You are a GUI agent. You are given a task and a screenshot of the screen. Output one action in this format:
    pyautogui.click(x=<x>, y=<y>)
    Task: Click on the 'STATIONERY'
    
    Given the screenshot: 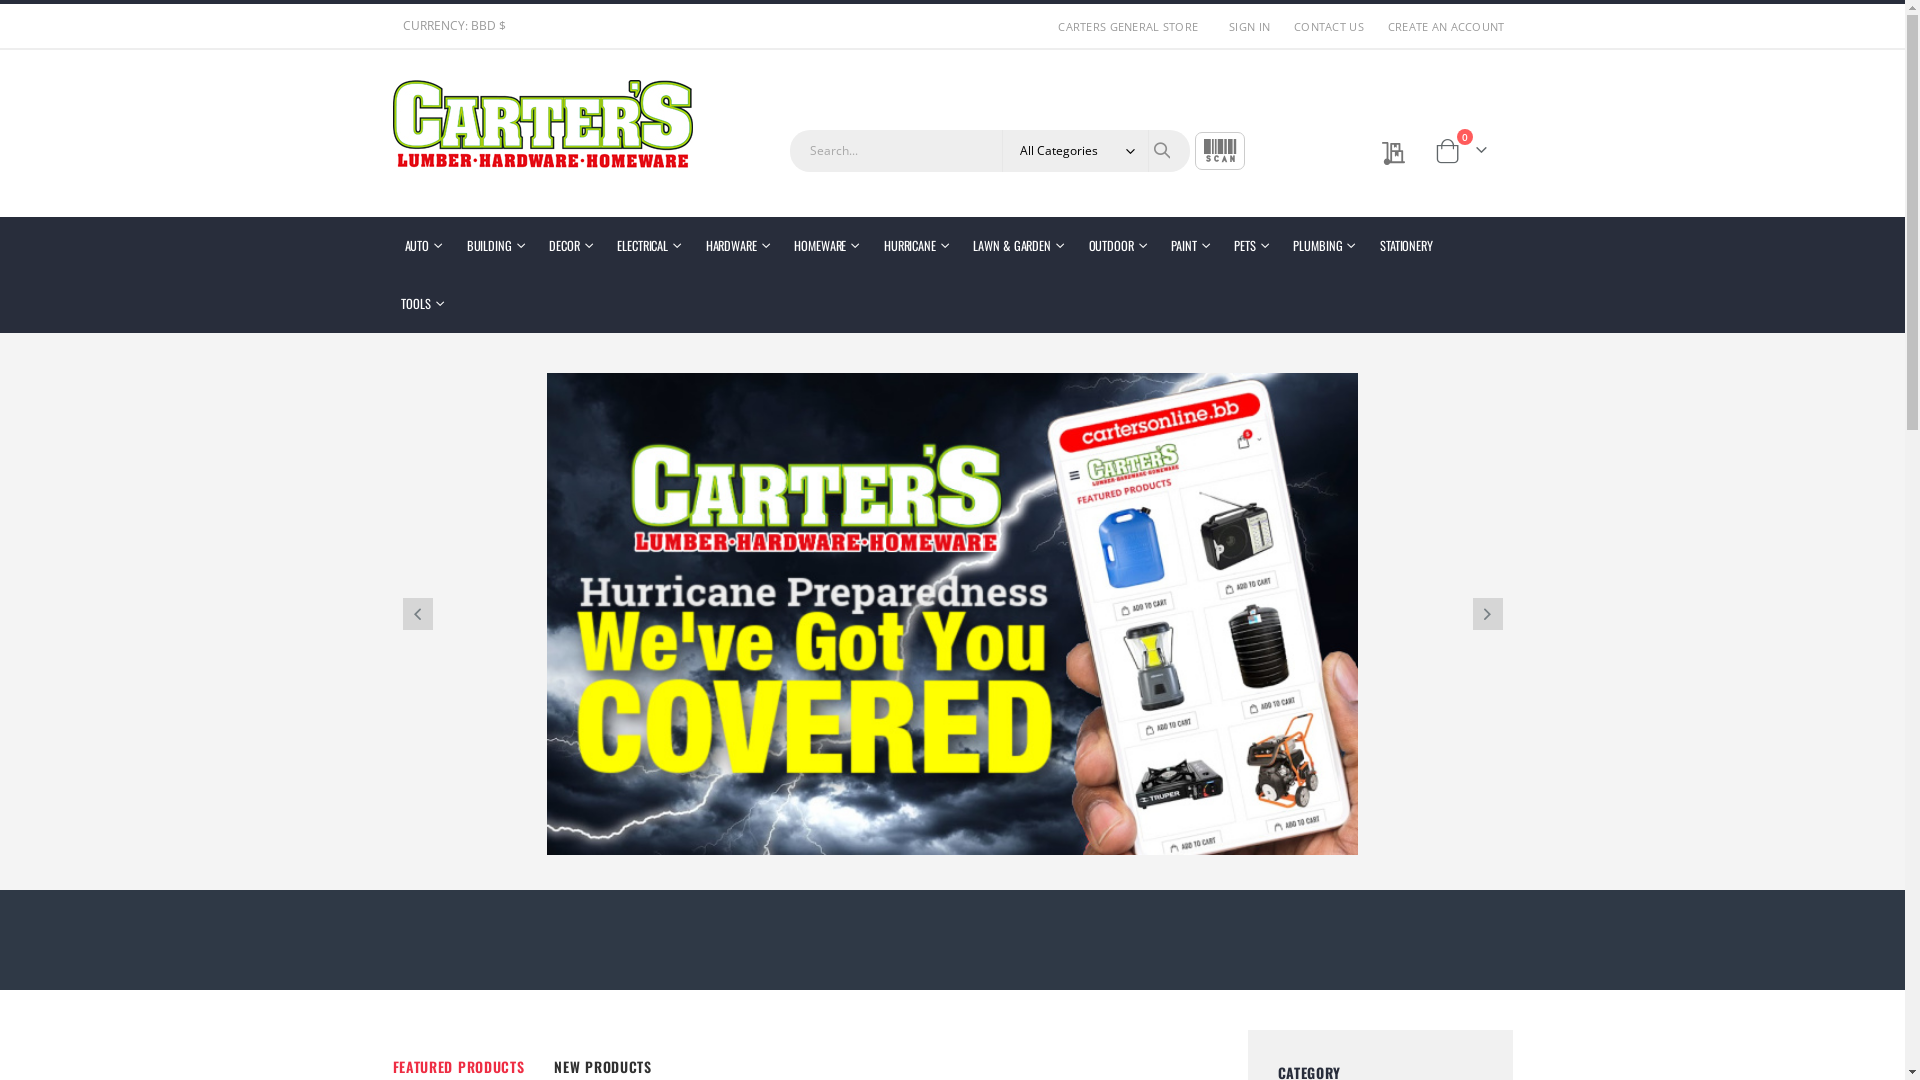 What is the action you would take?
    pyautogui.click(x=1405, y=245)
    